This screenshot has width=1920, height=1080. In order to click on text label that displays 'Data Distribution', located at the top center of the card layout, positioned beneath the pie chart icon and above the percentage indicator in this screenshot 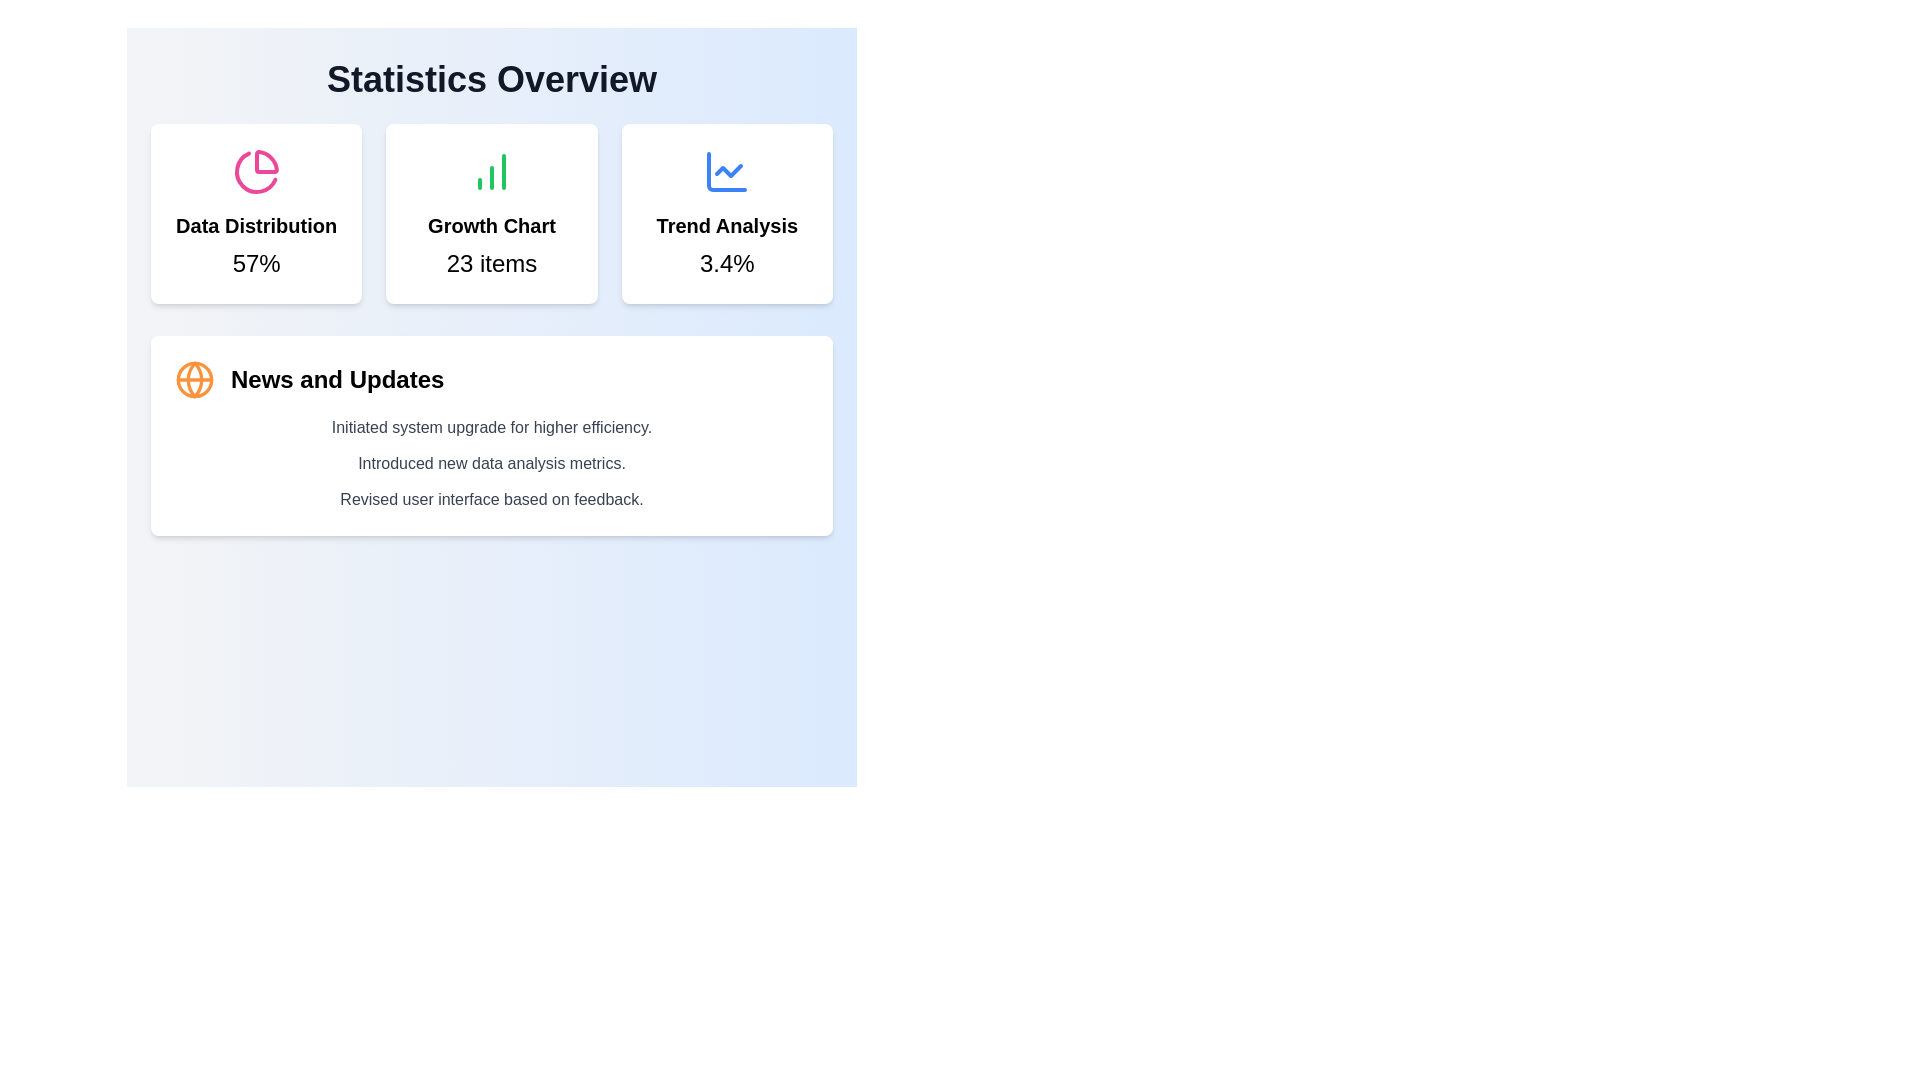, I will do `click(255, 225)`.